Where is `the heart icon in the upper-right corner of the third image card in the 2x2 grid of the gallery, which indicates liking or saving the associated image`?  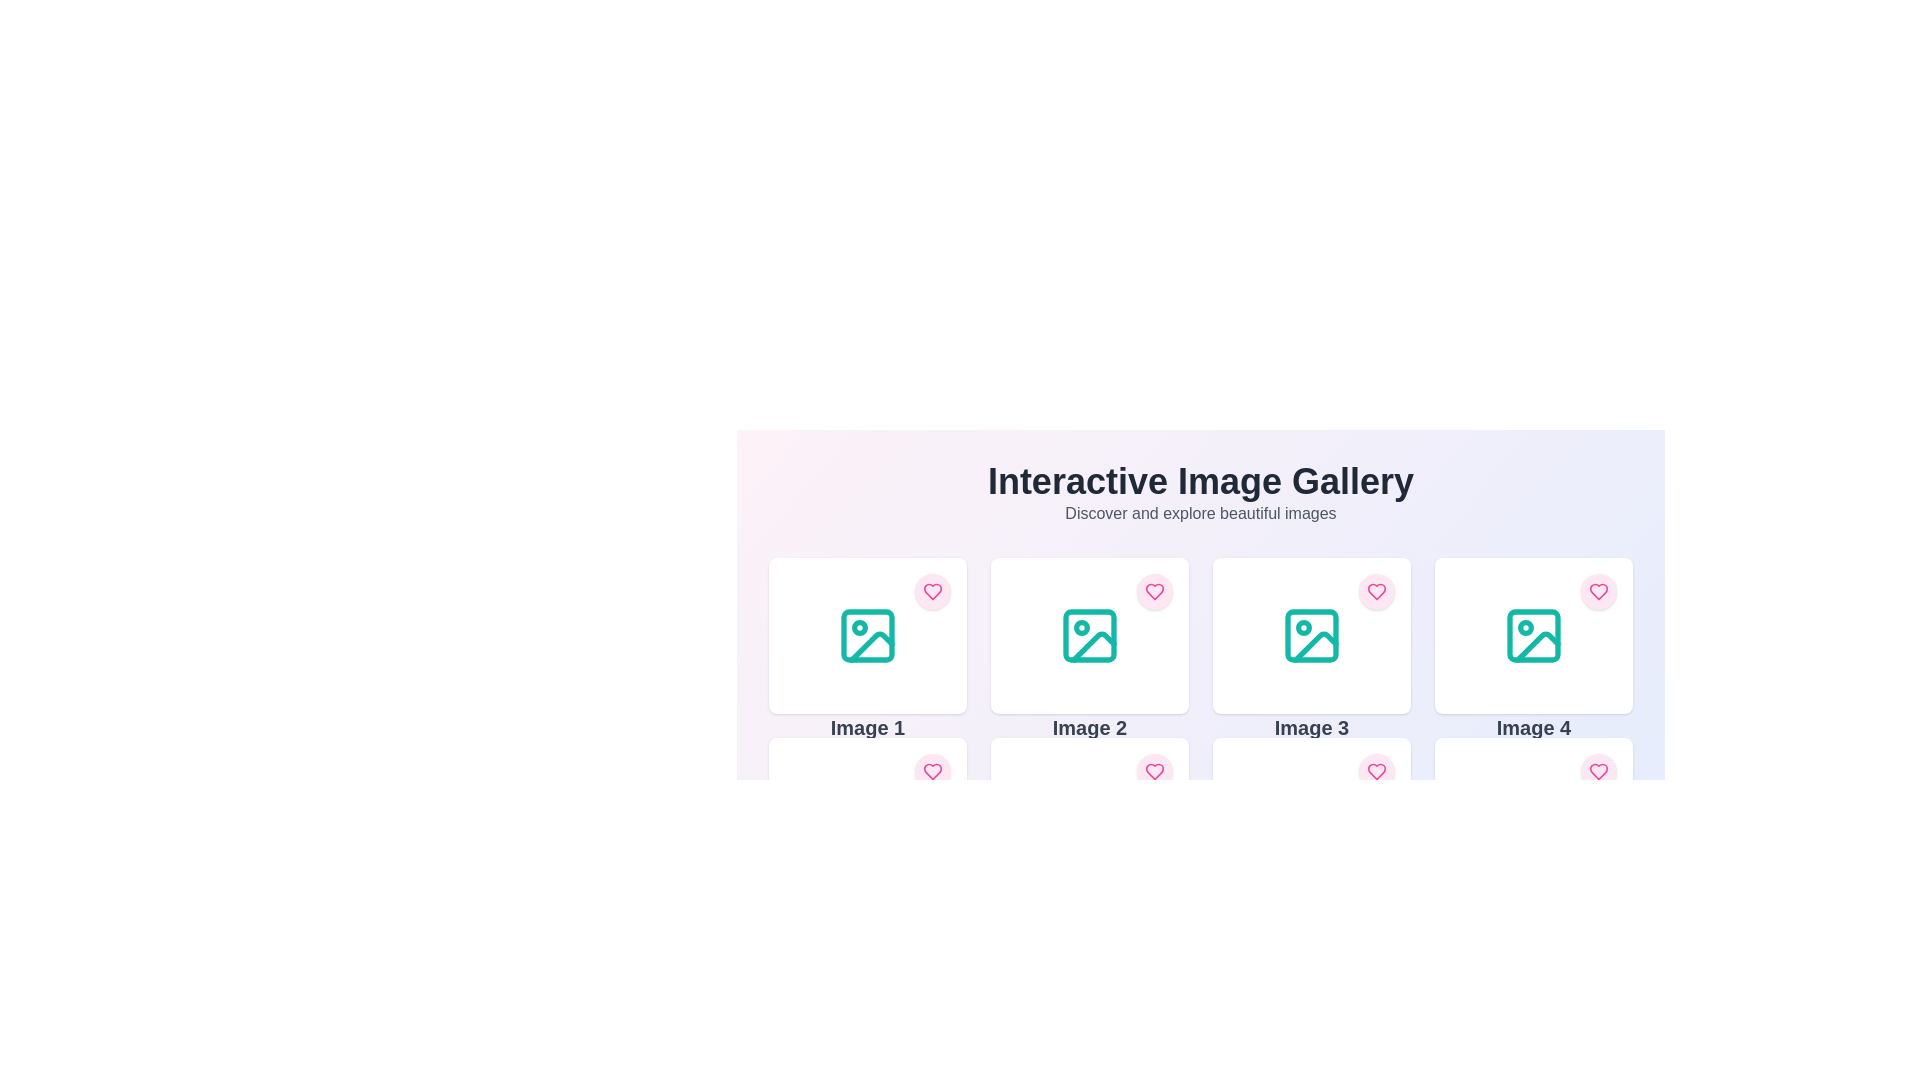
the heart icon in the upper-right corner of the third image card in the 2x2 grid of the gallery, which indicates liking or saving the associated image is located at coordinates (1376, 590).